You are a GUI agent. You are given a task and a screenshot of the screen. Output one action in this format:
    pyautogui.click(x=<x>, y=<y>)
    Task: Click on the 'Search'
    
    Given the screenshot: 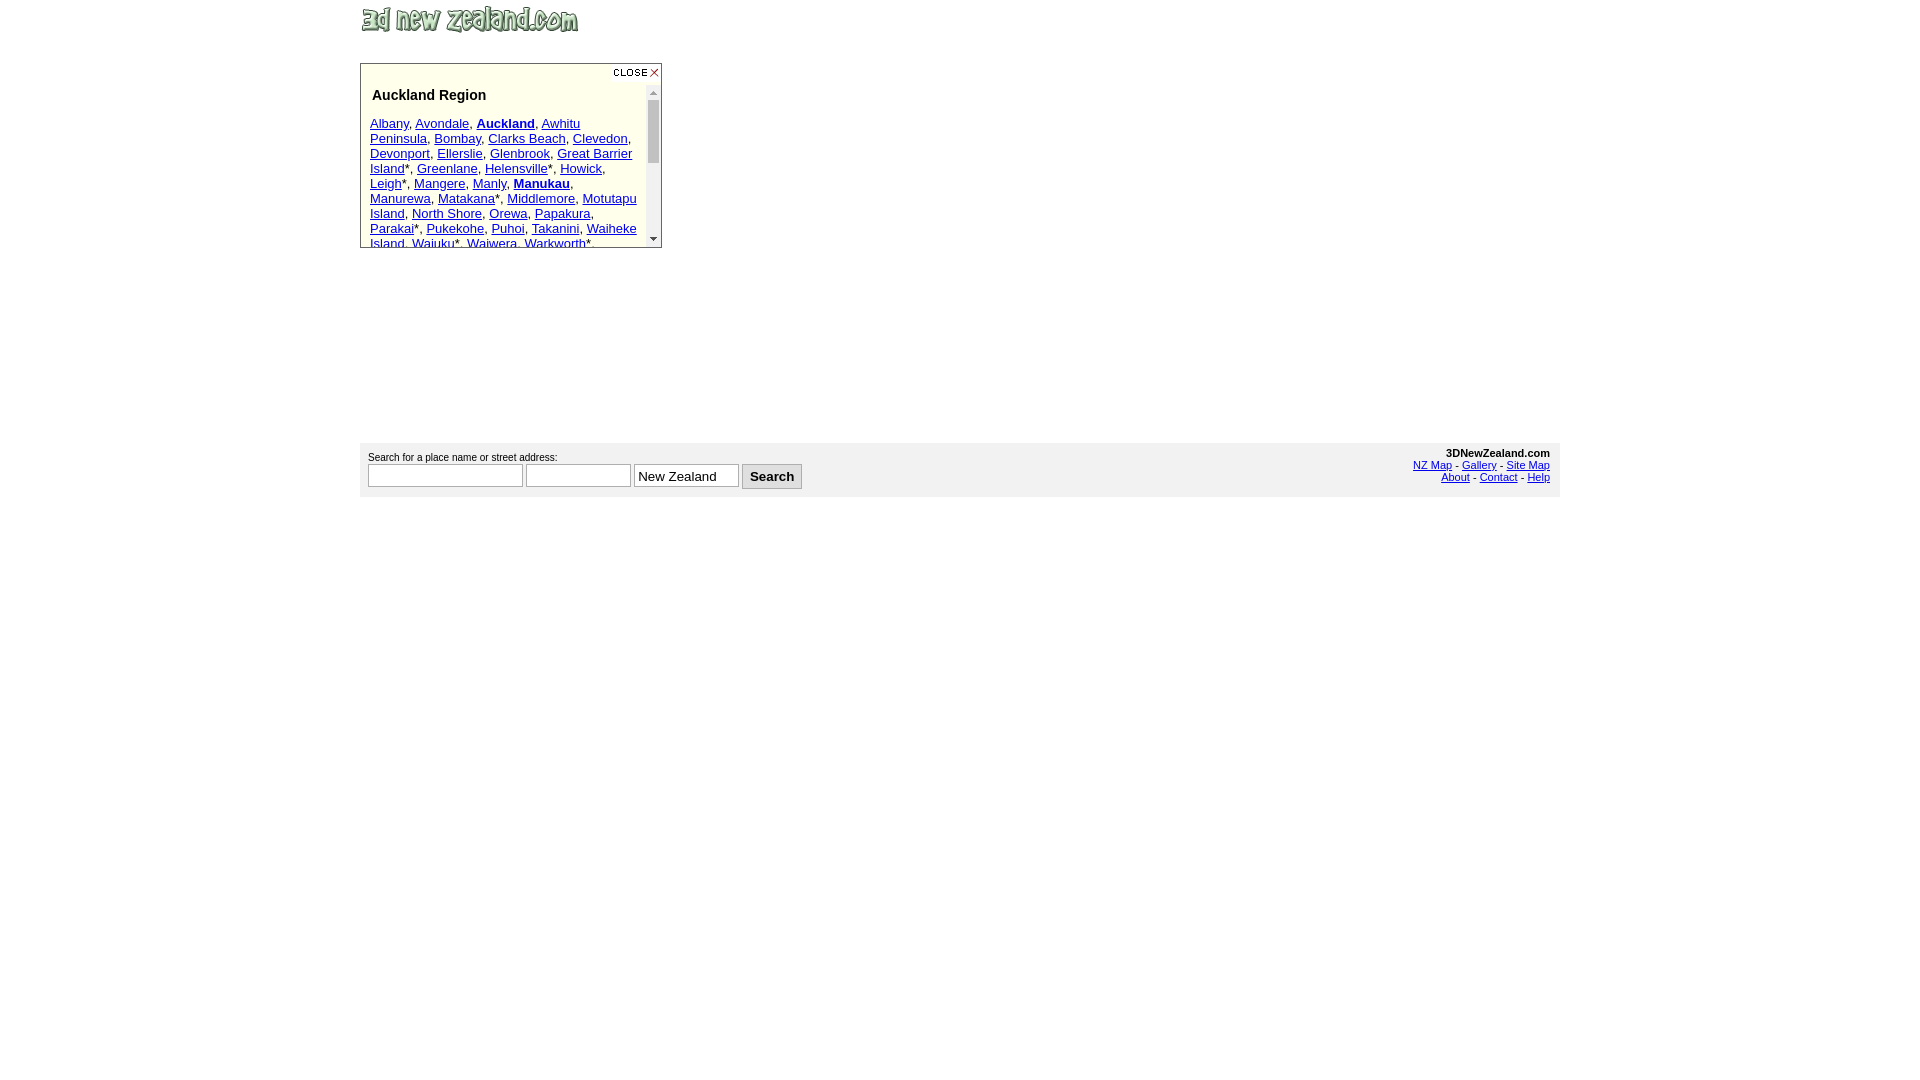 What is the action you would take?
    pyautogui.click(x=771, y=476)
    